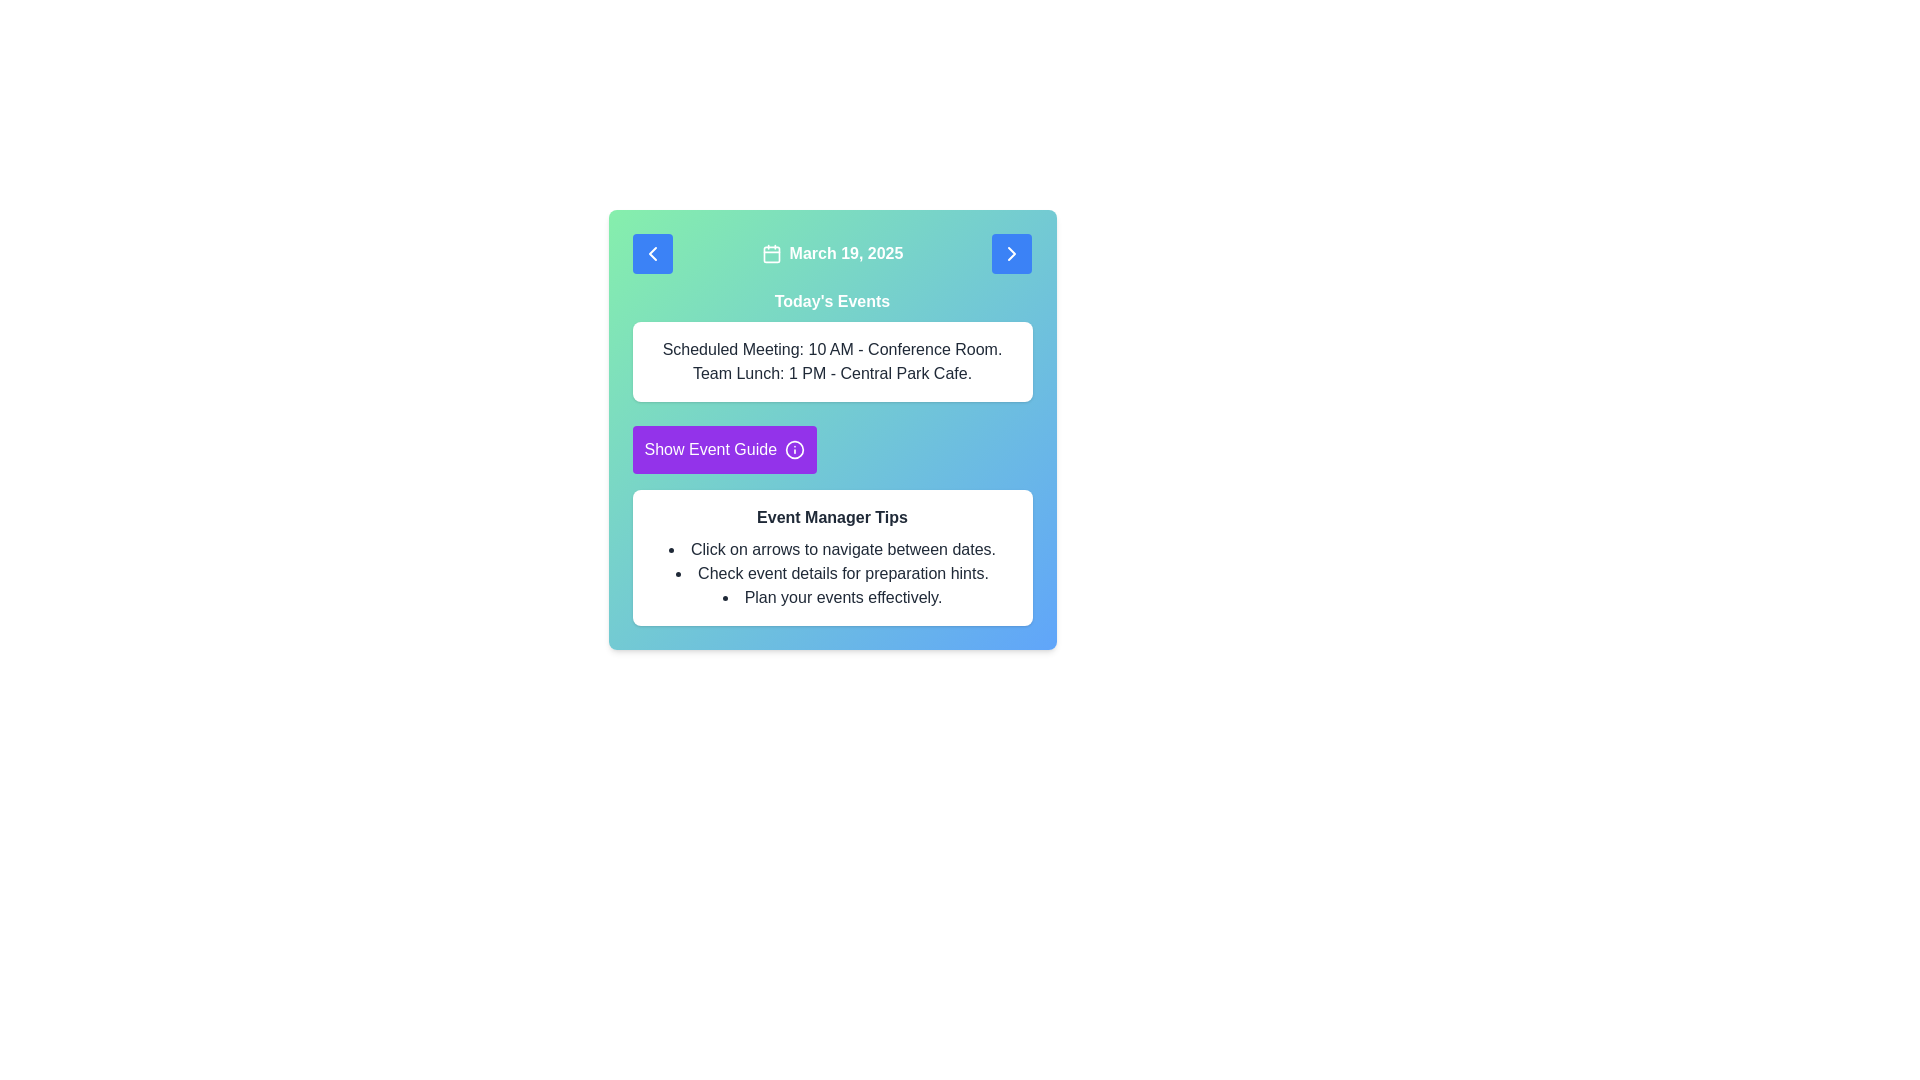  I want to click on the small rounded rectangular blue button with a white chevron icon, so click(1012, 253).